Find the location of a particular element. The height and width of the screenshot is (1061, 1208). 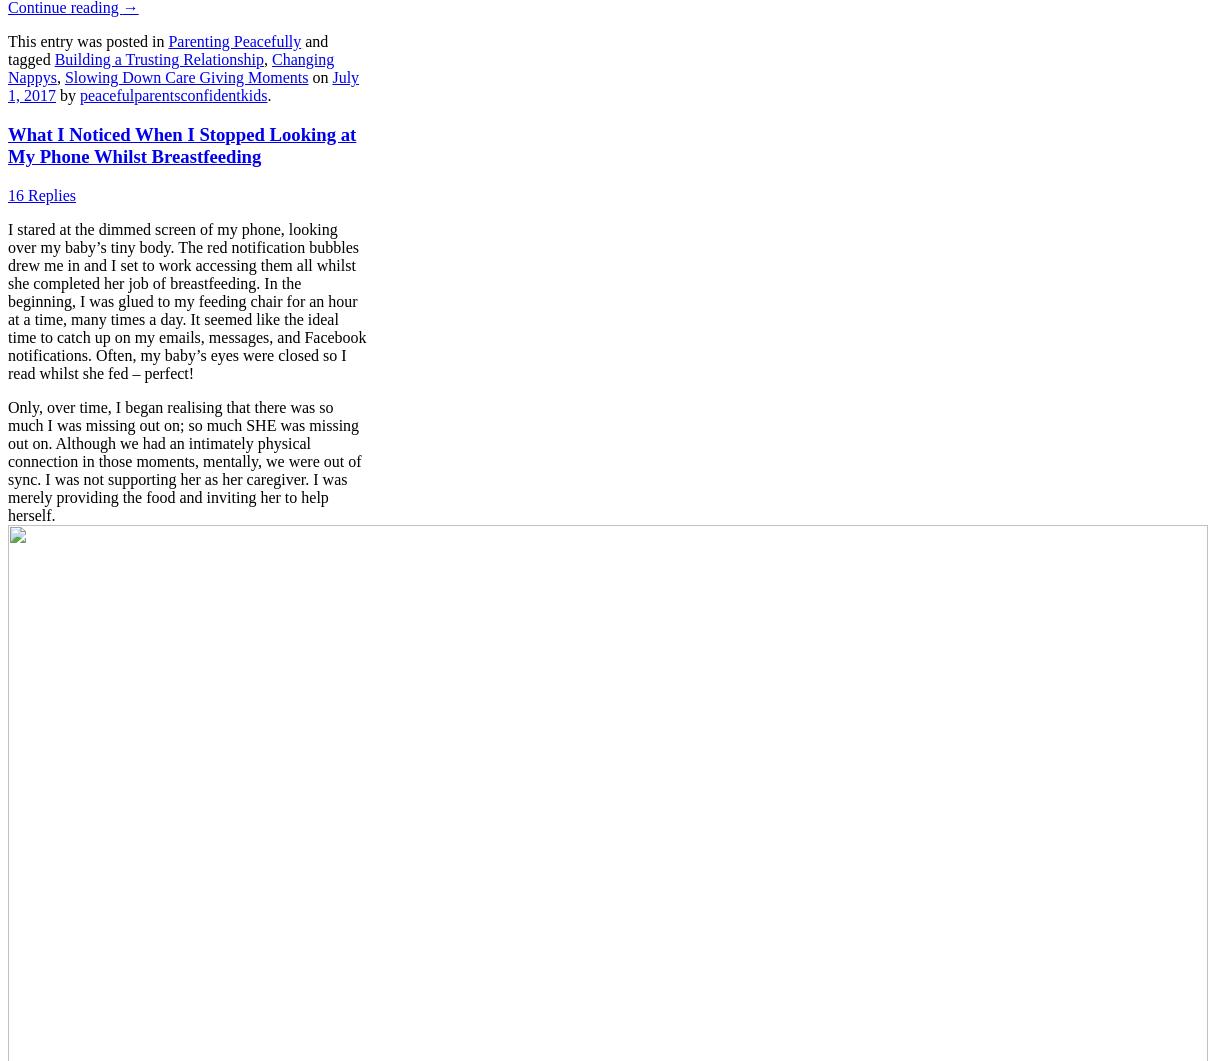

'by' is located at coordinates (67, 95).